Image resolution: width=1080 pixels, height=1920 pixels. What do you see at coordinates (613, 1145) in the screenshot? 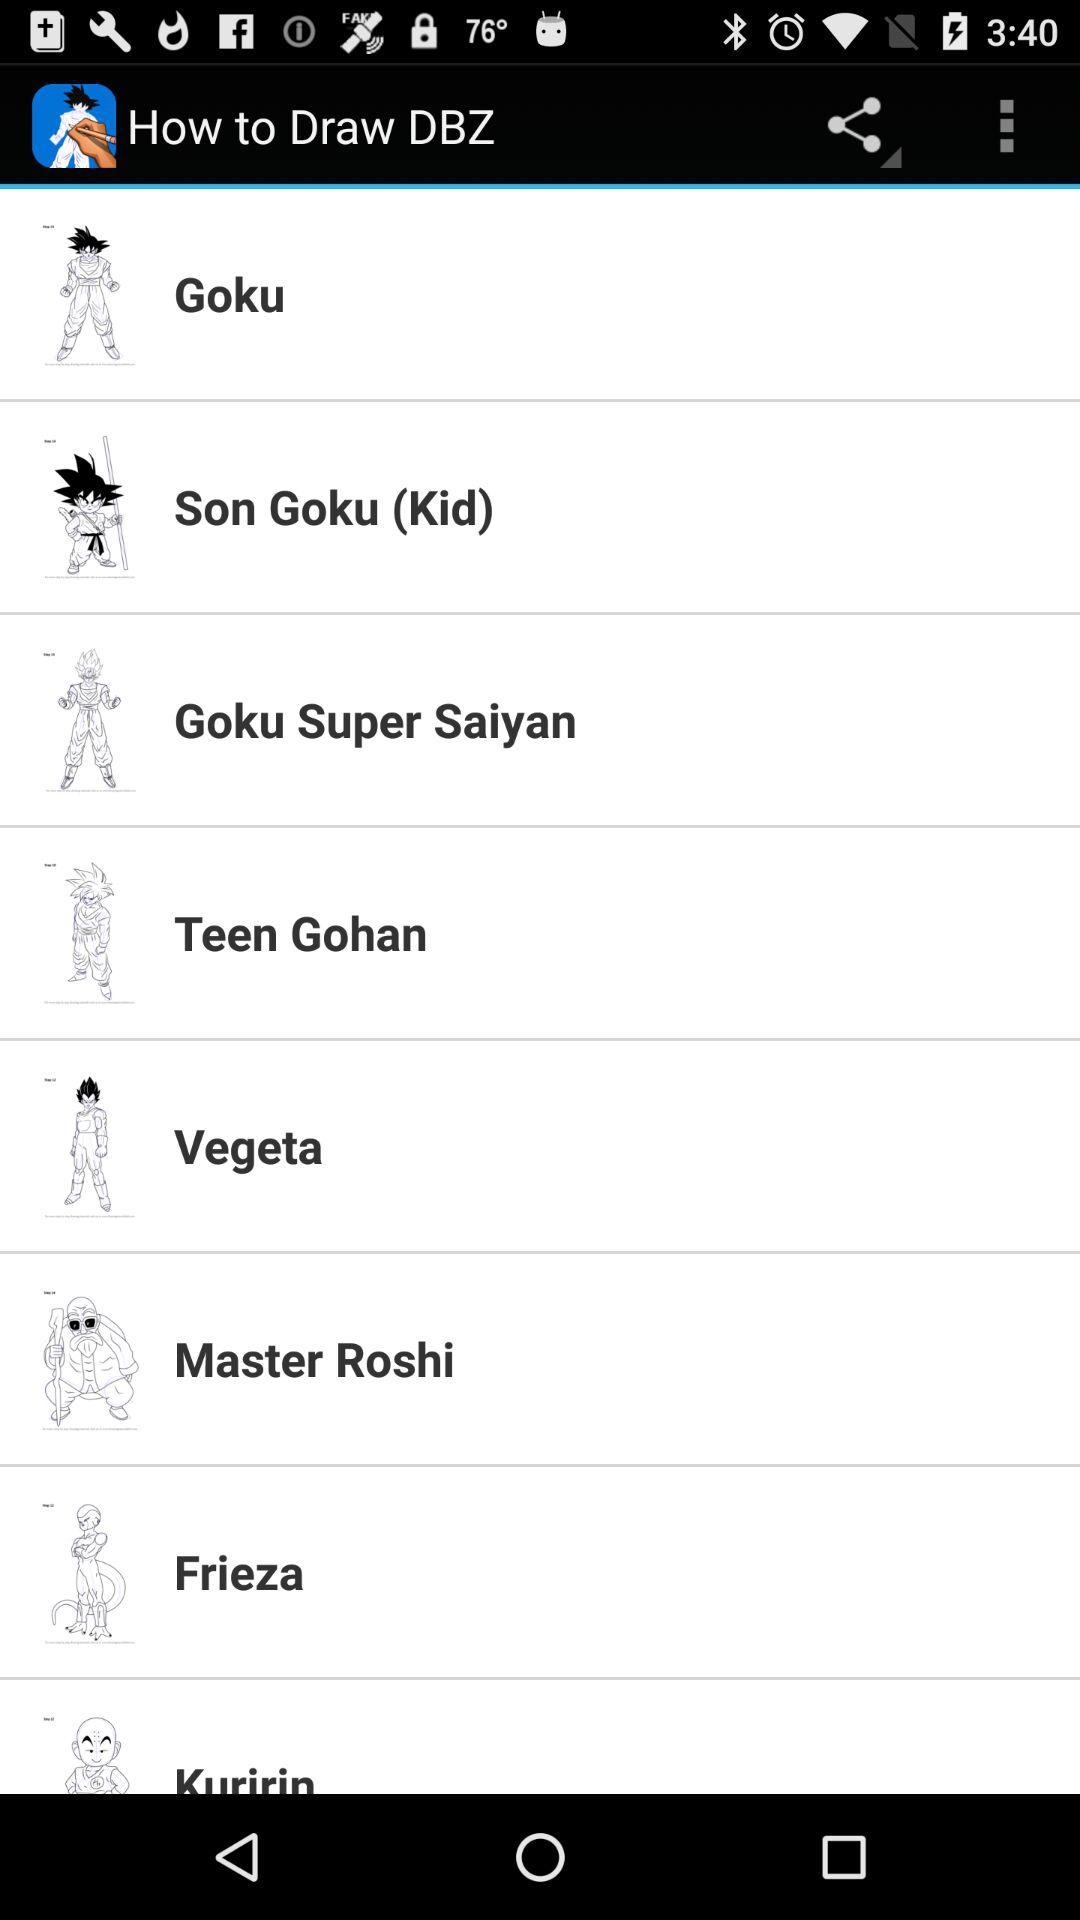
I see `item above master roshi` at bounding box center [613, 1145].